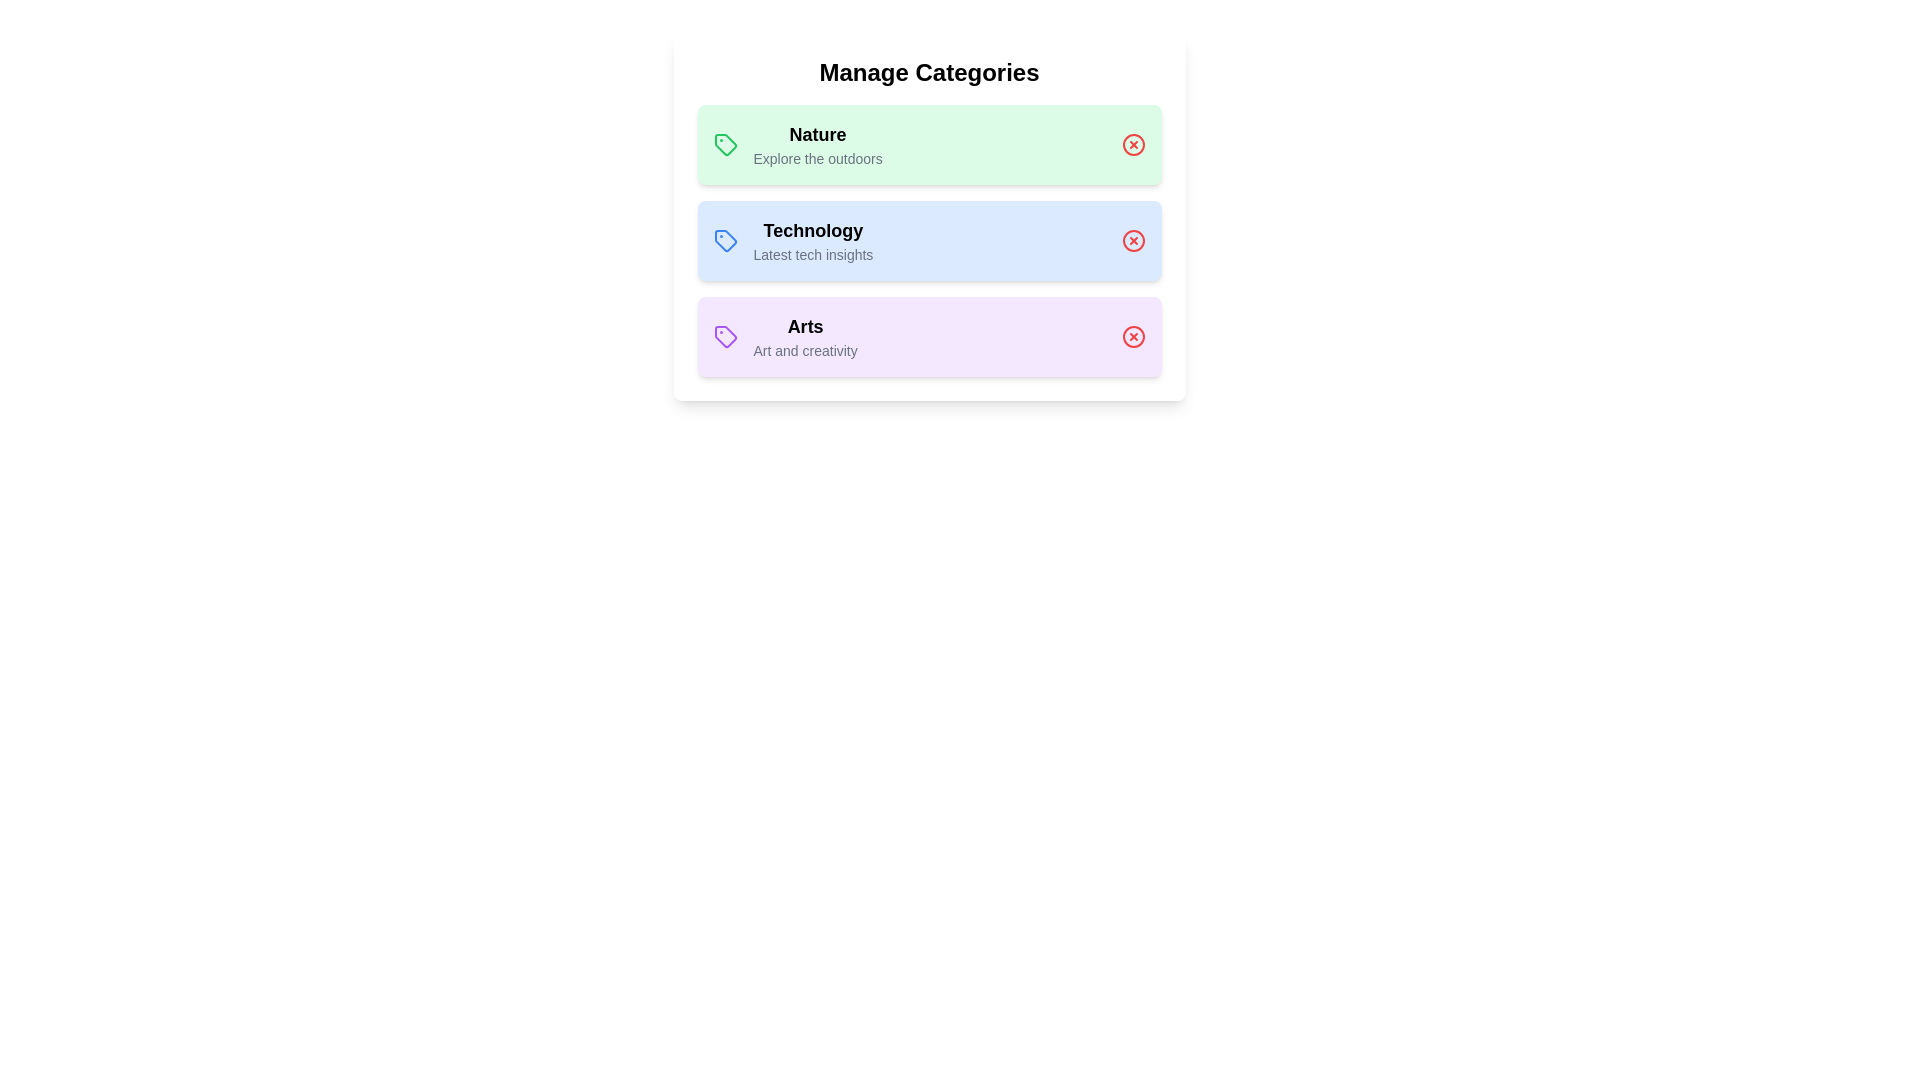  What do you see at coordinates (817, 135) in the screenshot?
I see `the text of the category 'Nature' to select it` at bounding box center [817, 135].